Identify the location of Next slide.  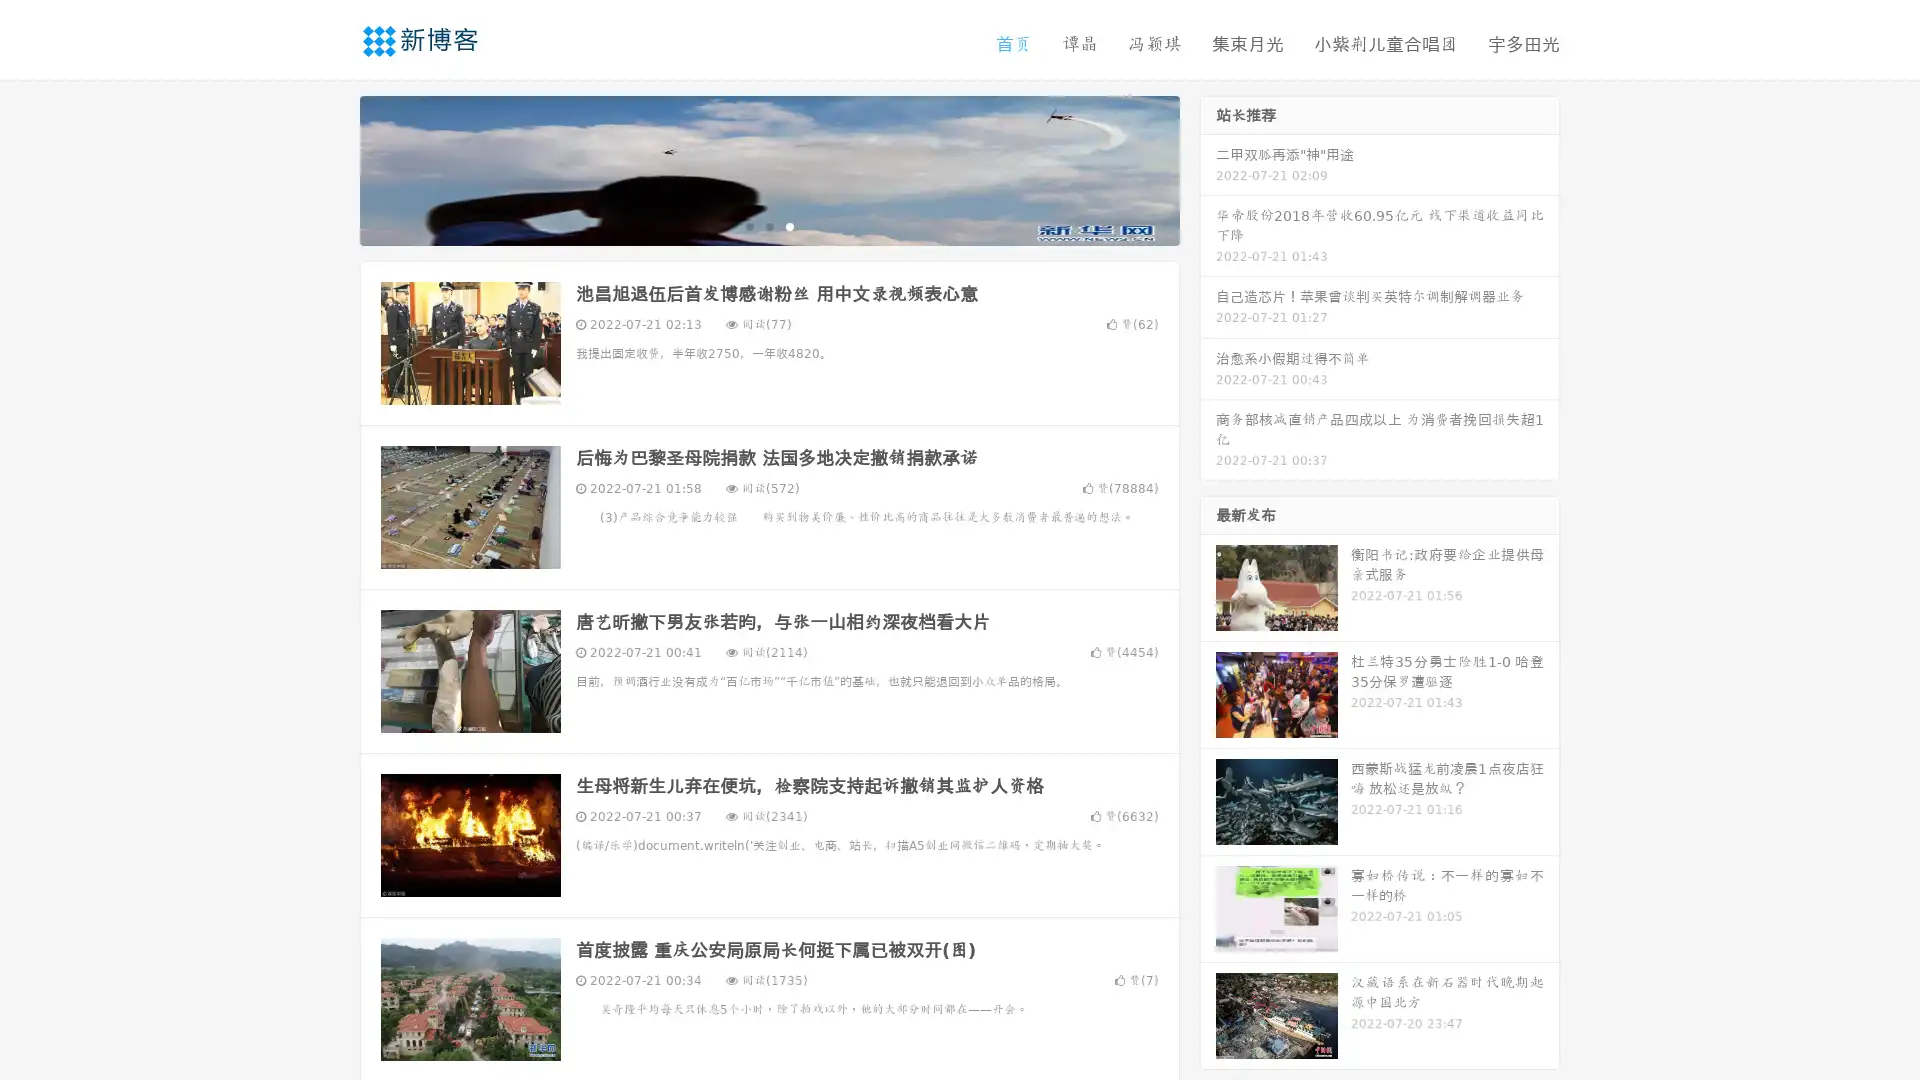
(1208, 168).